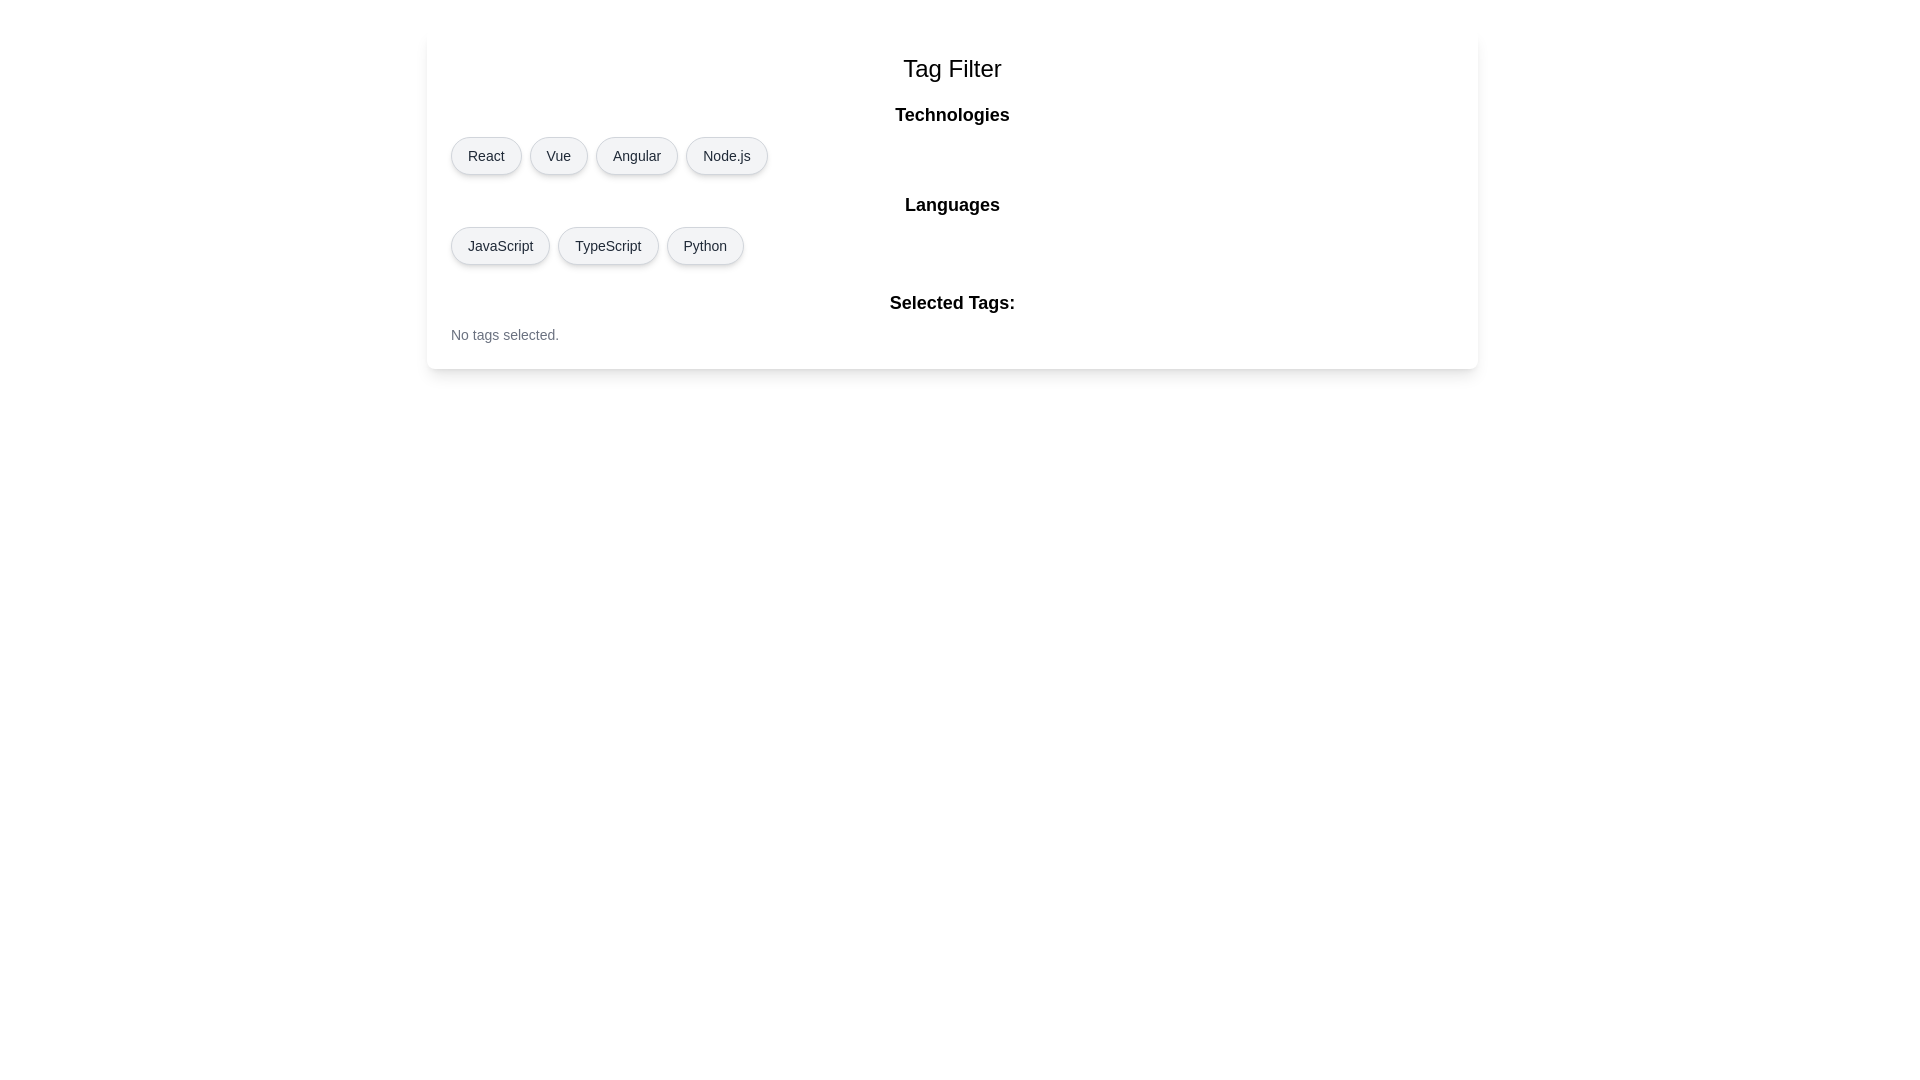 Image resolution: width=1920 pixels, height=1080 pixels. Describe the element at coordinates (951, 315) in the screenshot. I see `the informational text block labeled 'Selected Tags:' which displays the message 'No tags selected.'` at that location.